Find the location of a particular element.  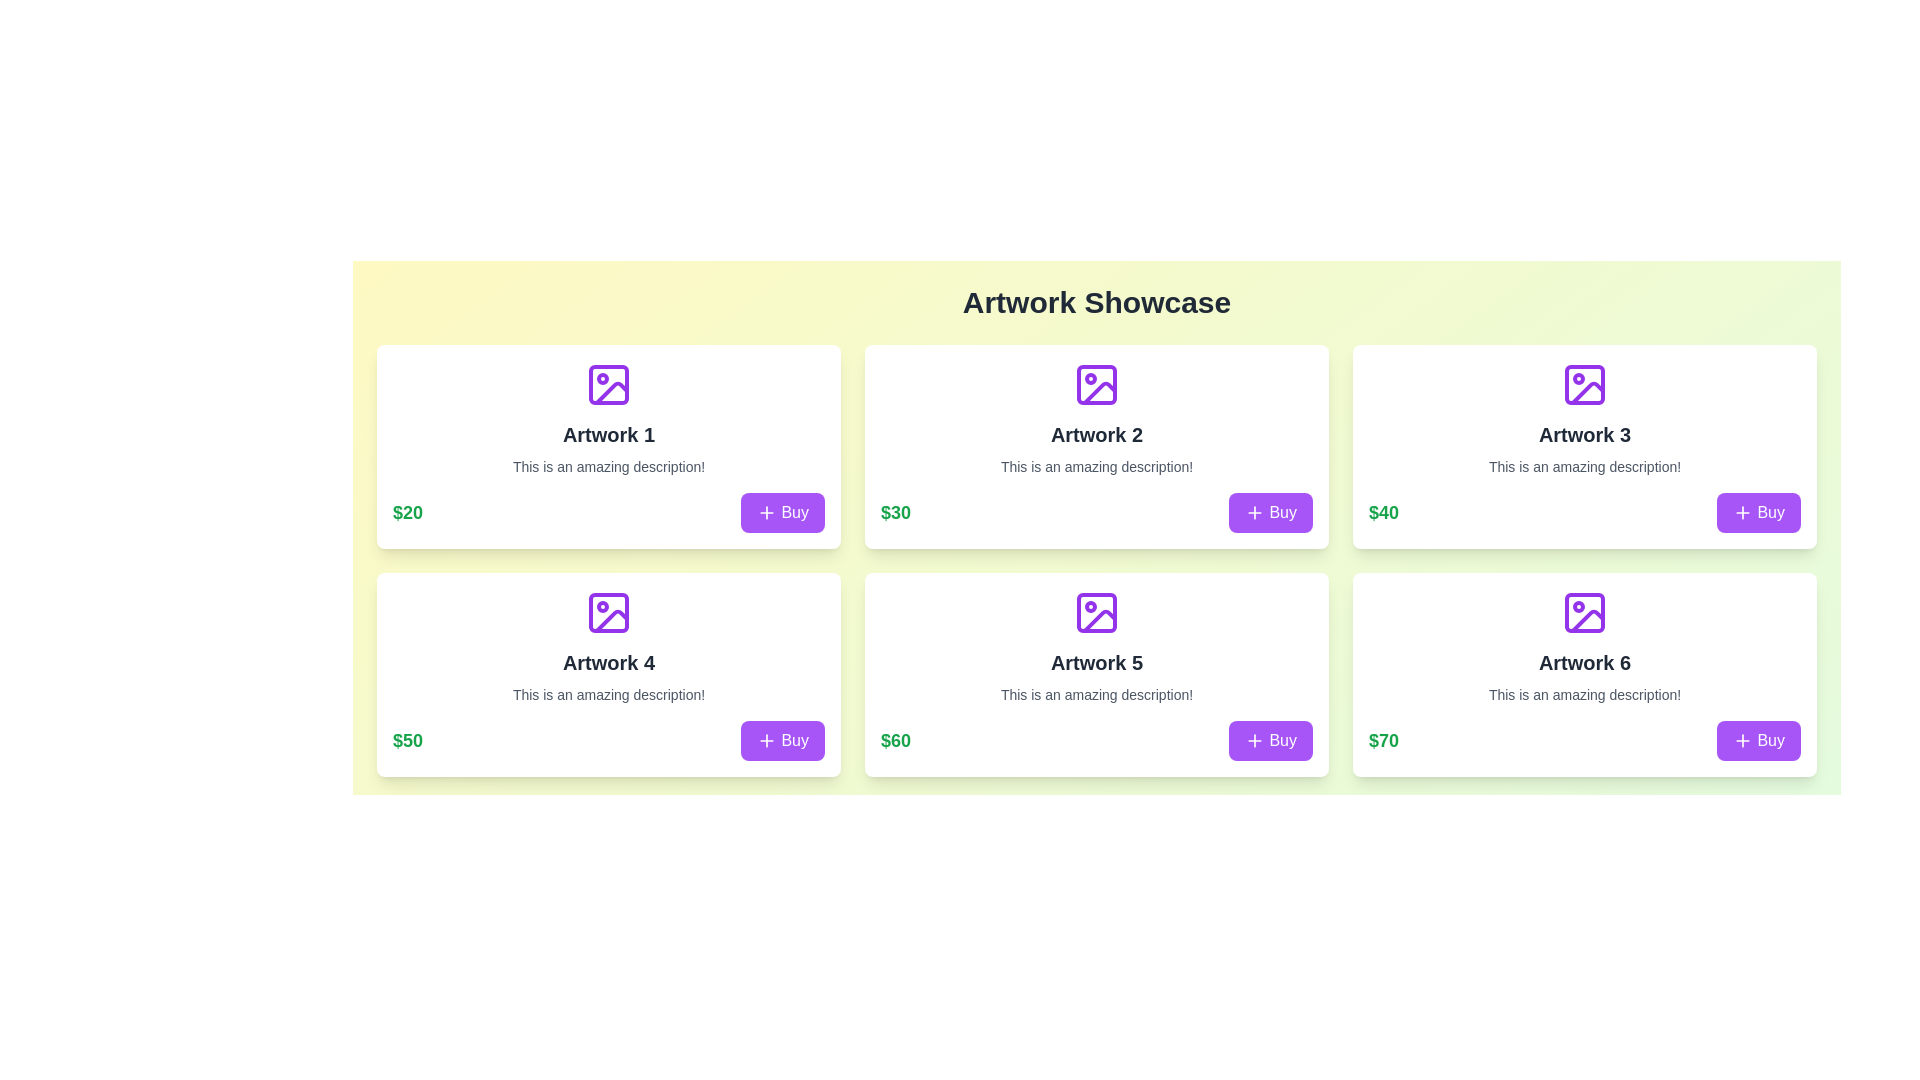

the plus symbol icon embedded in the 'Buy' button located at the bottom-right corner of the card labeled 'Artwork 2' is located at coordinates (766, 512).